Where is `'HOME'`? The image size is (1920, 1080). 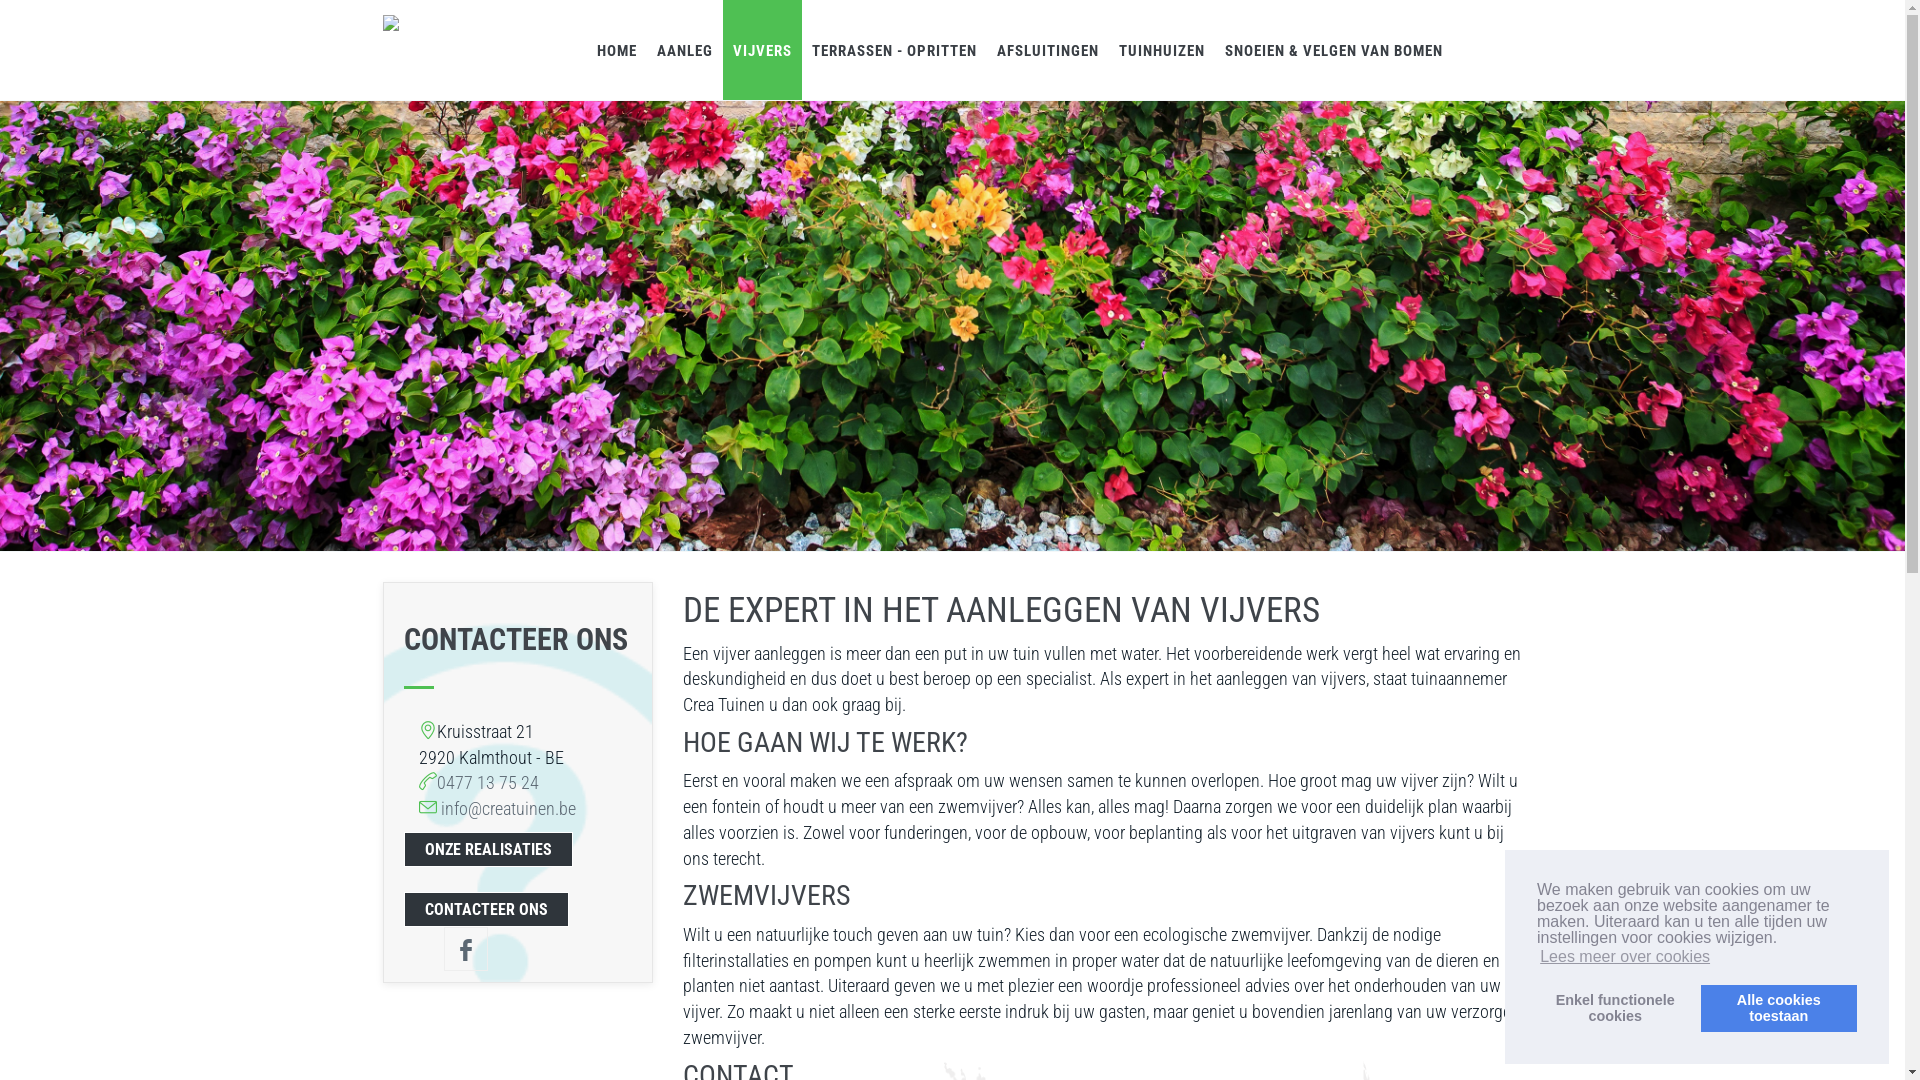
'HOME' is located at coordinates (614, 49).